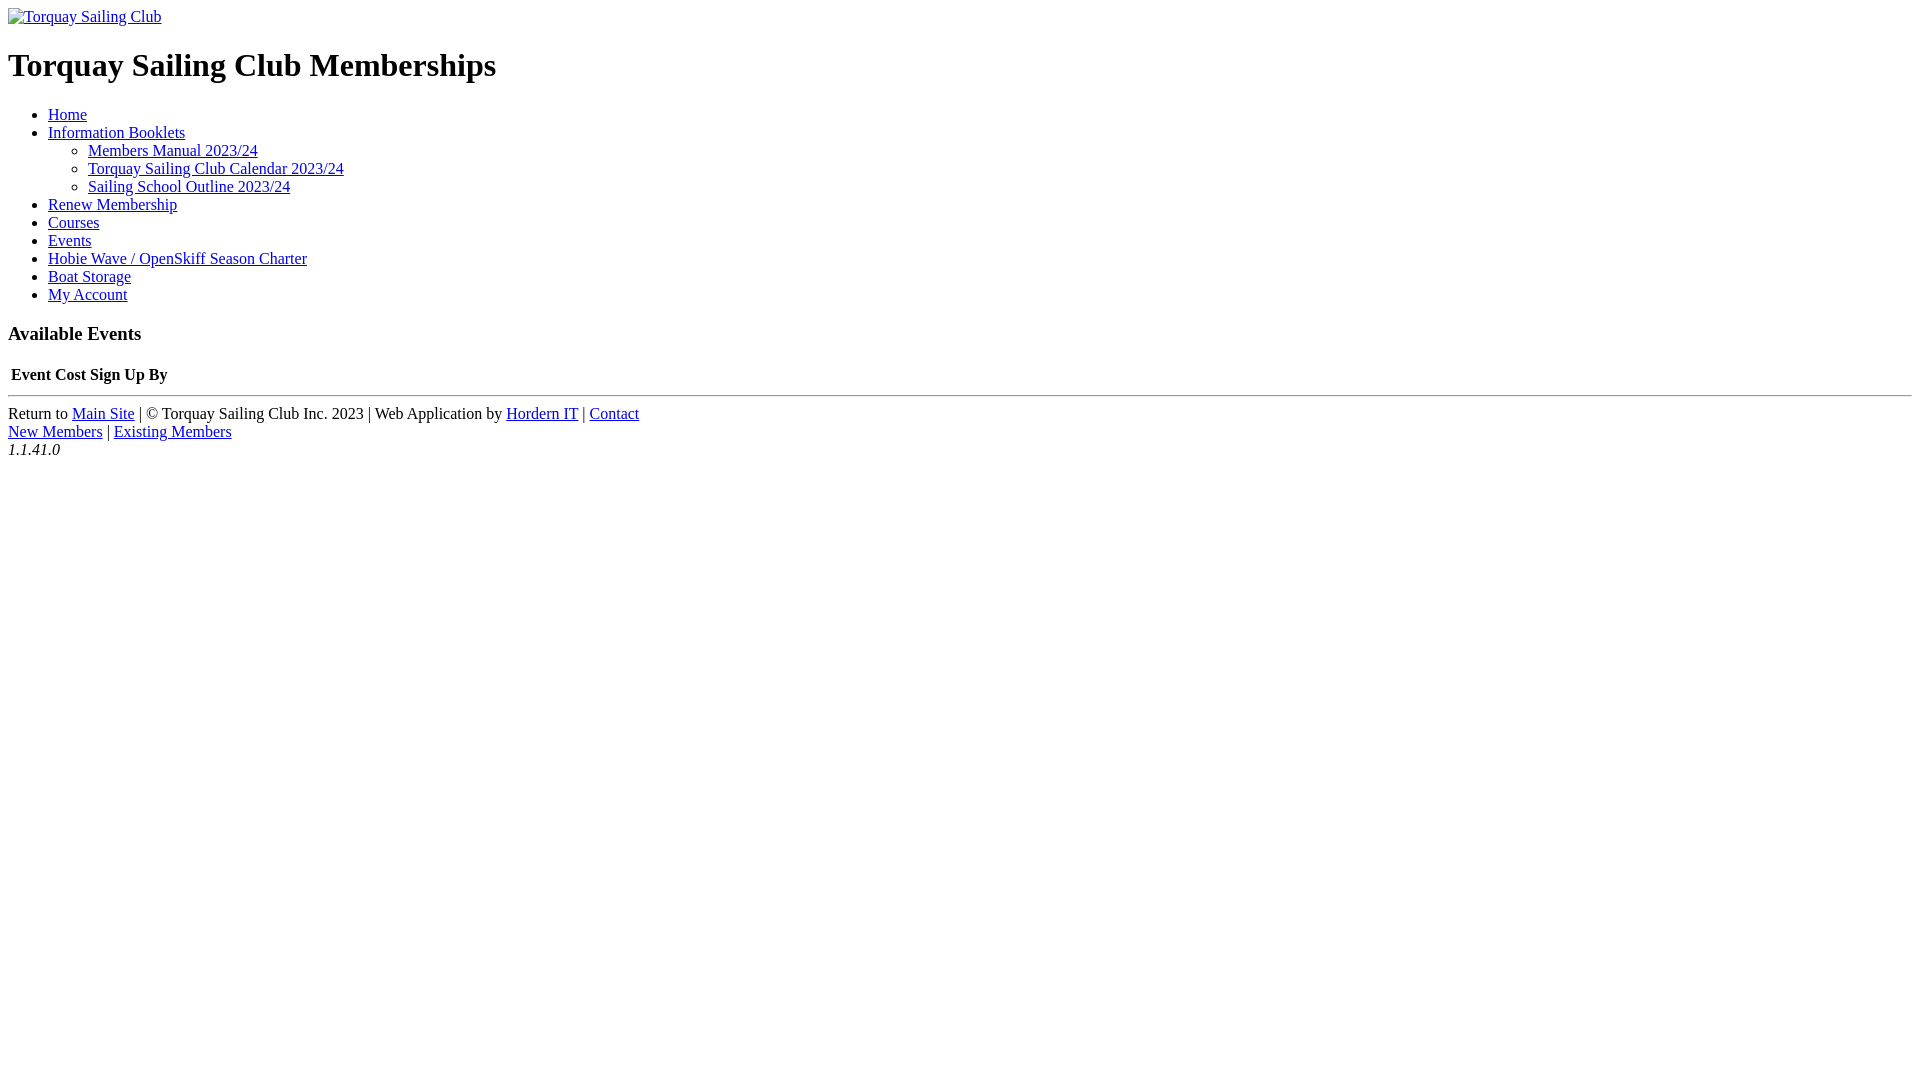  Describe the element at coordinates (67, 114) in the screenshot. I see `'Home'` at that location.